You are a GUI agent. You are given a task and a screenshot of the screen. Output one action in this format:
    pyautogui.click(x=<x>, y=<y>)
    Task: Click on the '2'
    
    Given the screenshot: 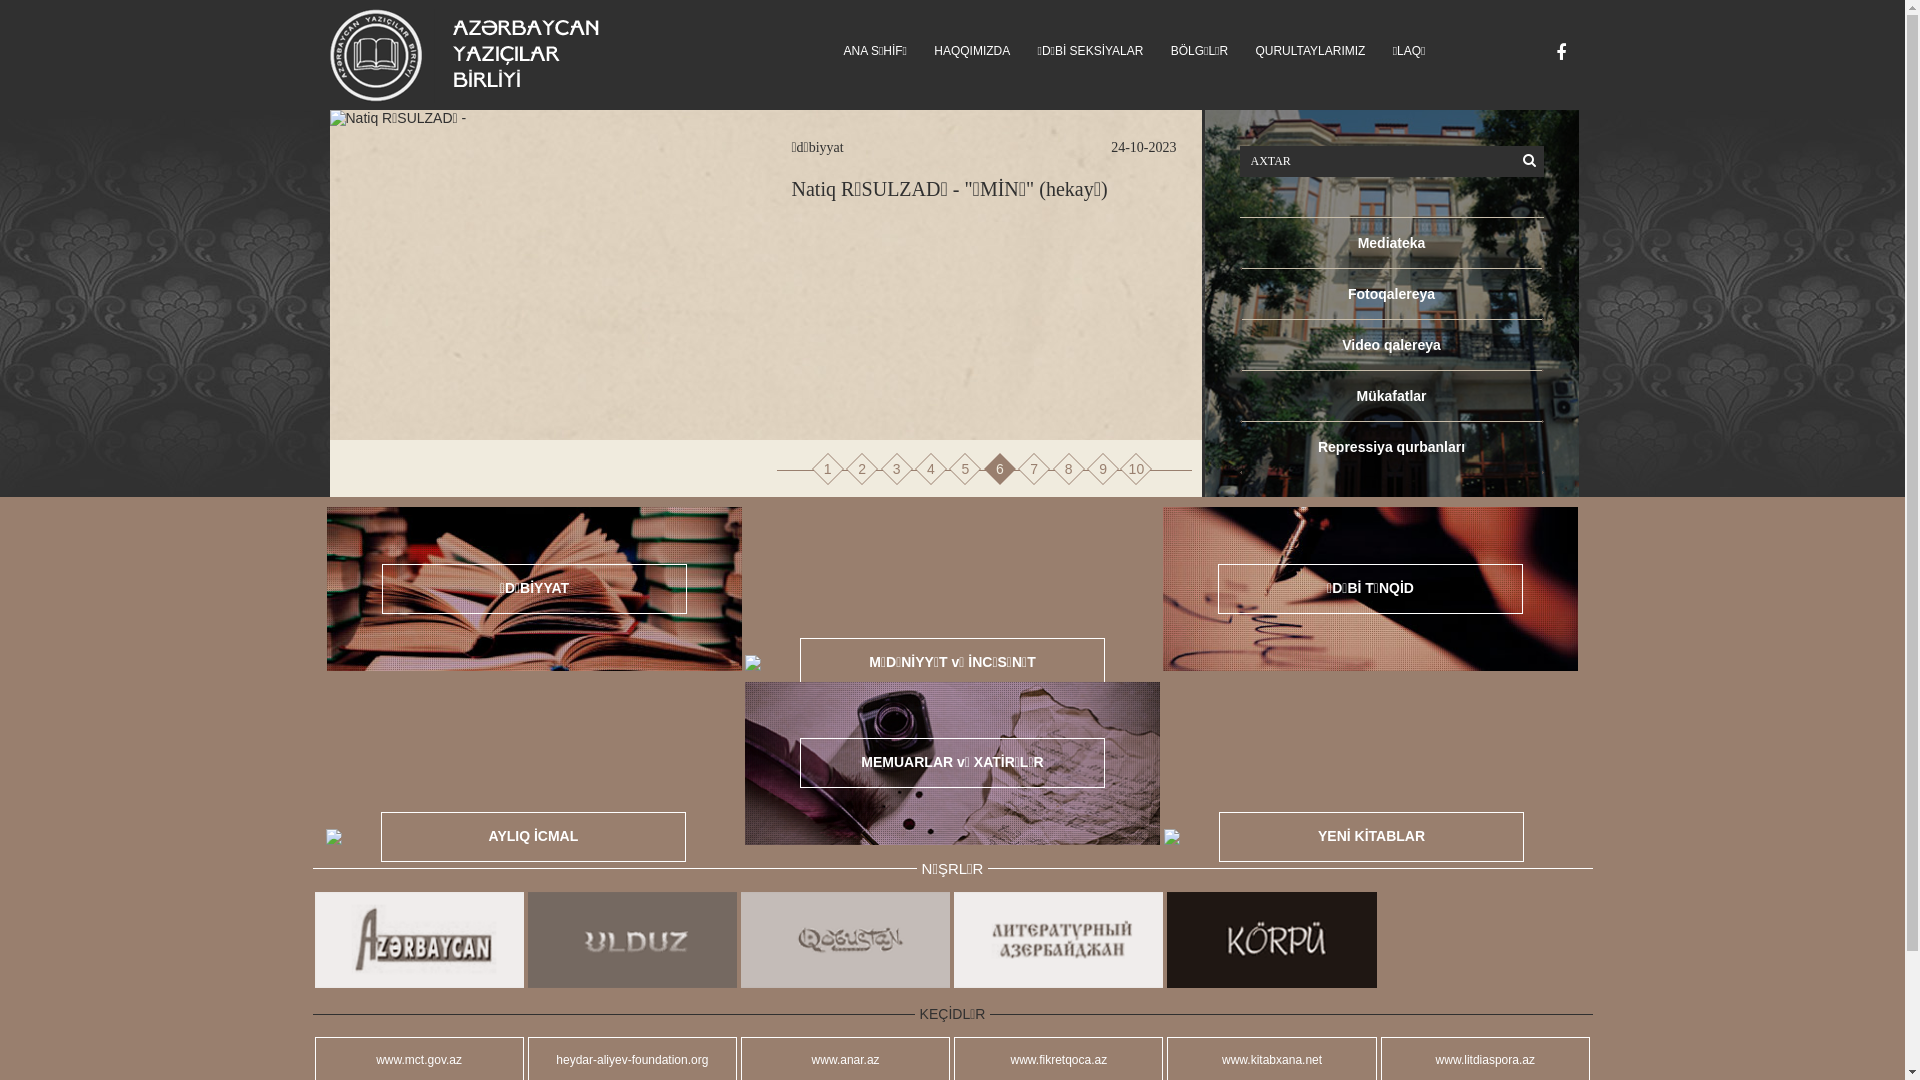 What is the action you would take?
    pyautogui.click(x=862, y=469)
    